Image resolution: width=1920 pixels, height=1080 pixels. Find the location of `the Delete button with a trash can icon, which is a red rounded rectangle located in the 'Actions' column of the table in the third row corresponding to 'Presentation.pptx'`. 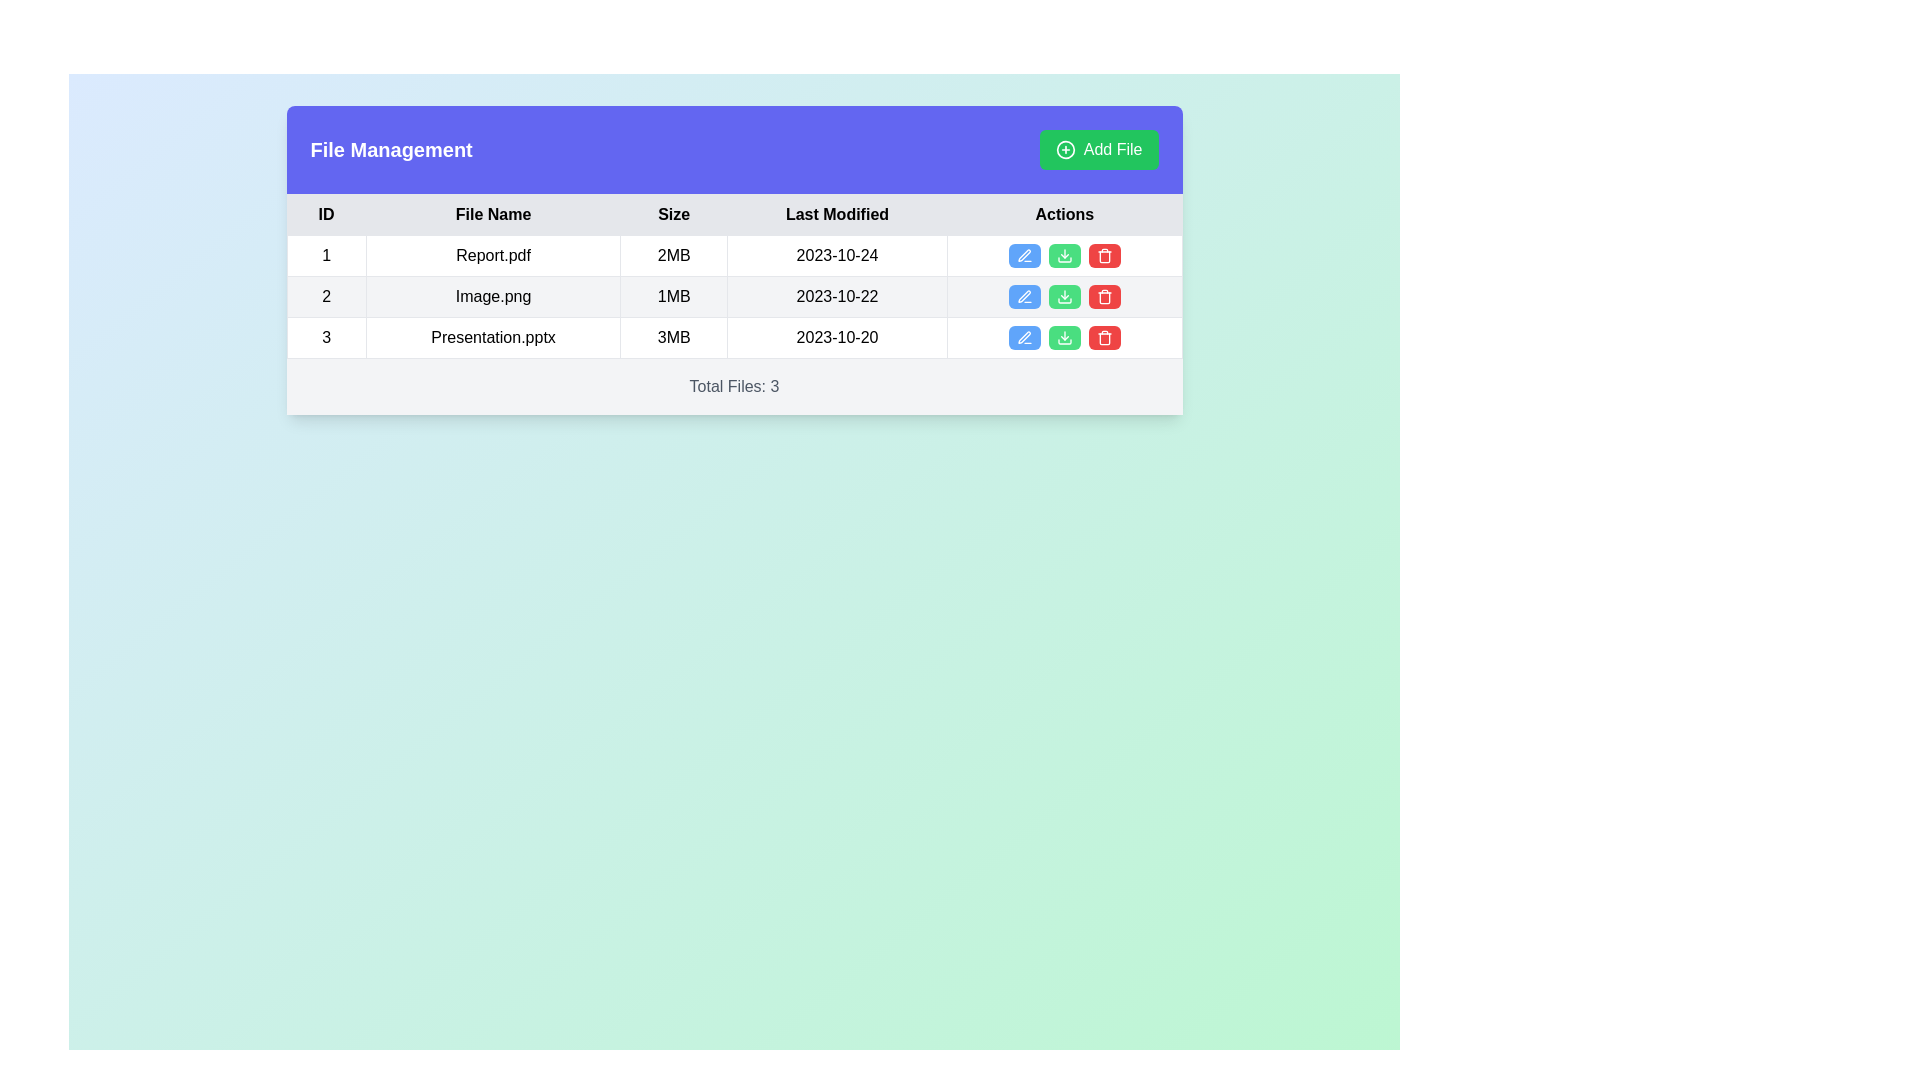

the Delete button with a trash can icon, which is a red rounded rectangle located in the 'Actions' column of the table in the third row corresponding to 'Presentation.pptx' is located at coordinates (1103, 337).